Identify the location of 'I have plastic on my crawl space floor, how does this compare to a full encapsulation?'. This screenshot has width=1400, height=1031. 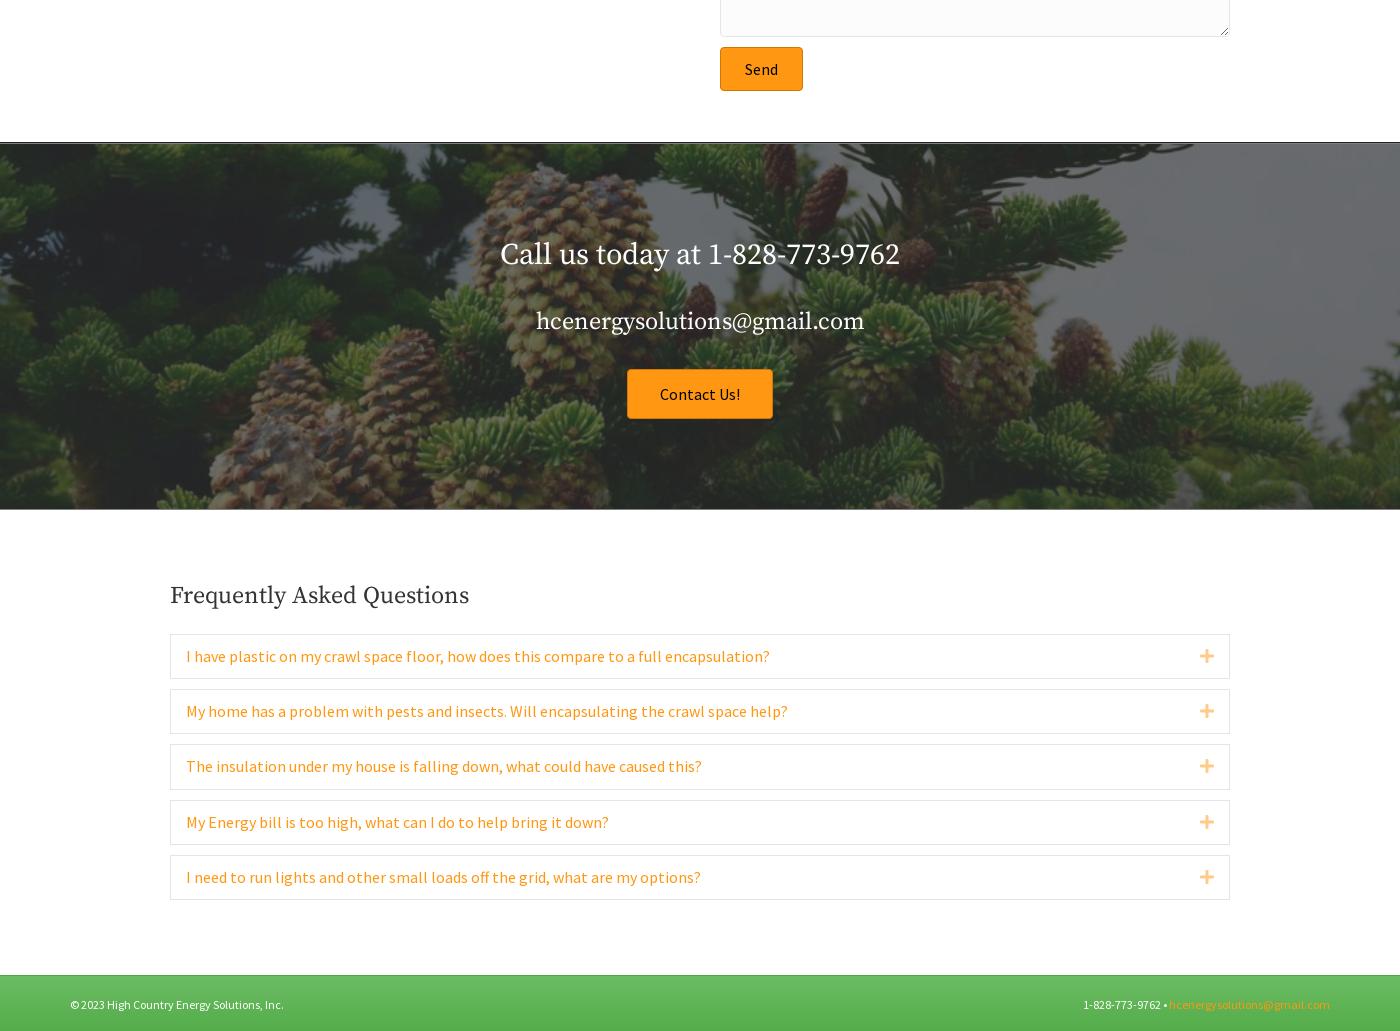
(186, 697).